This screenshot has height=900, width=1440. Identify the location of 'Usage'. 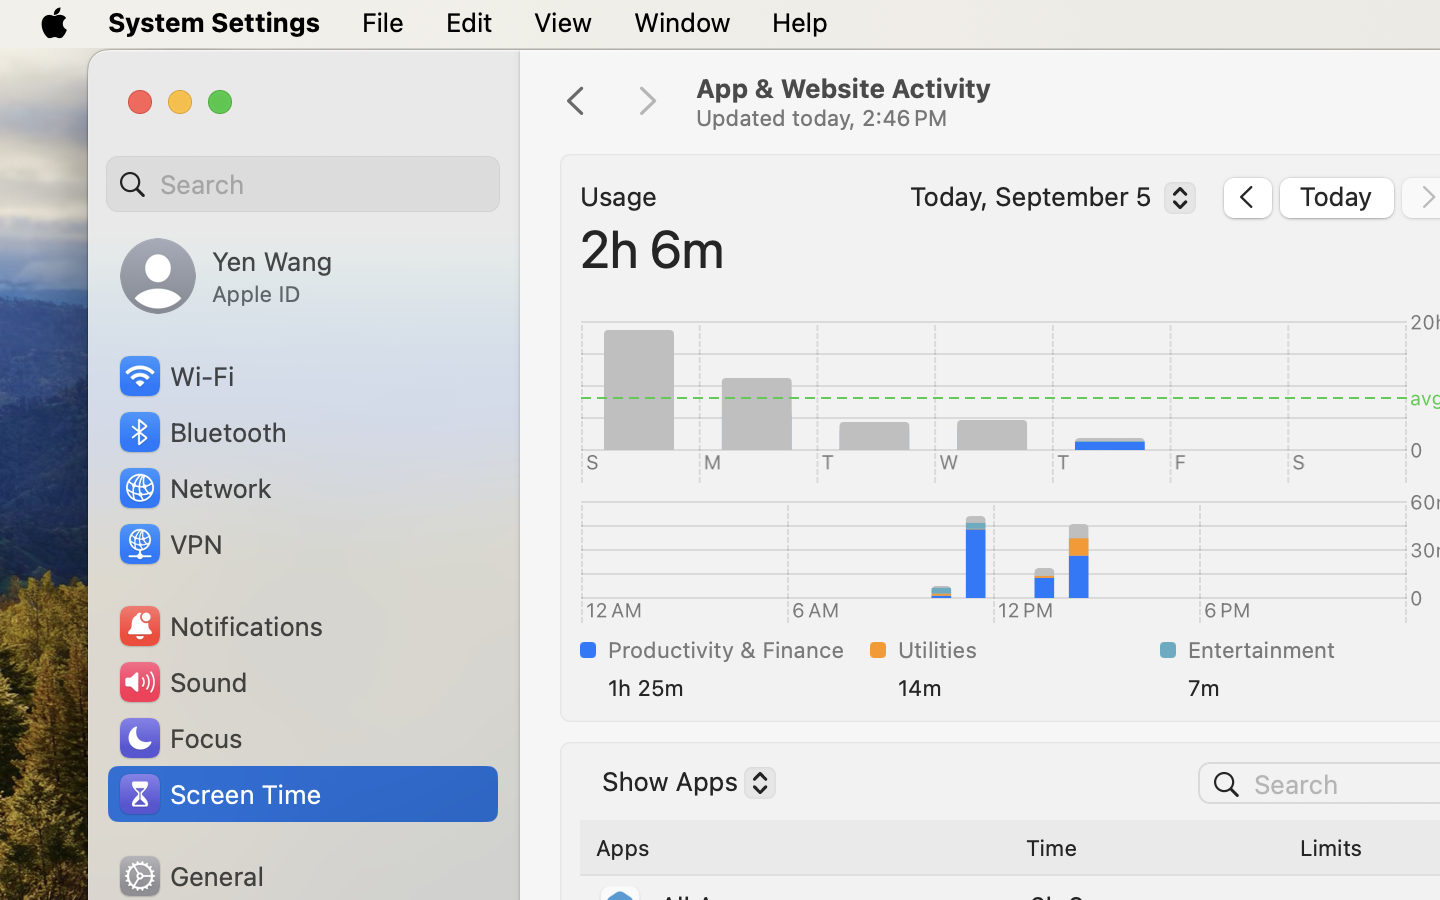
(618, 197).